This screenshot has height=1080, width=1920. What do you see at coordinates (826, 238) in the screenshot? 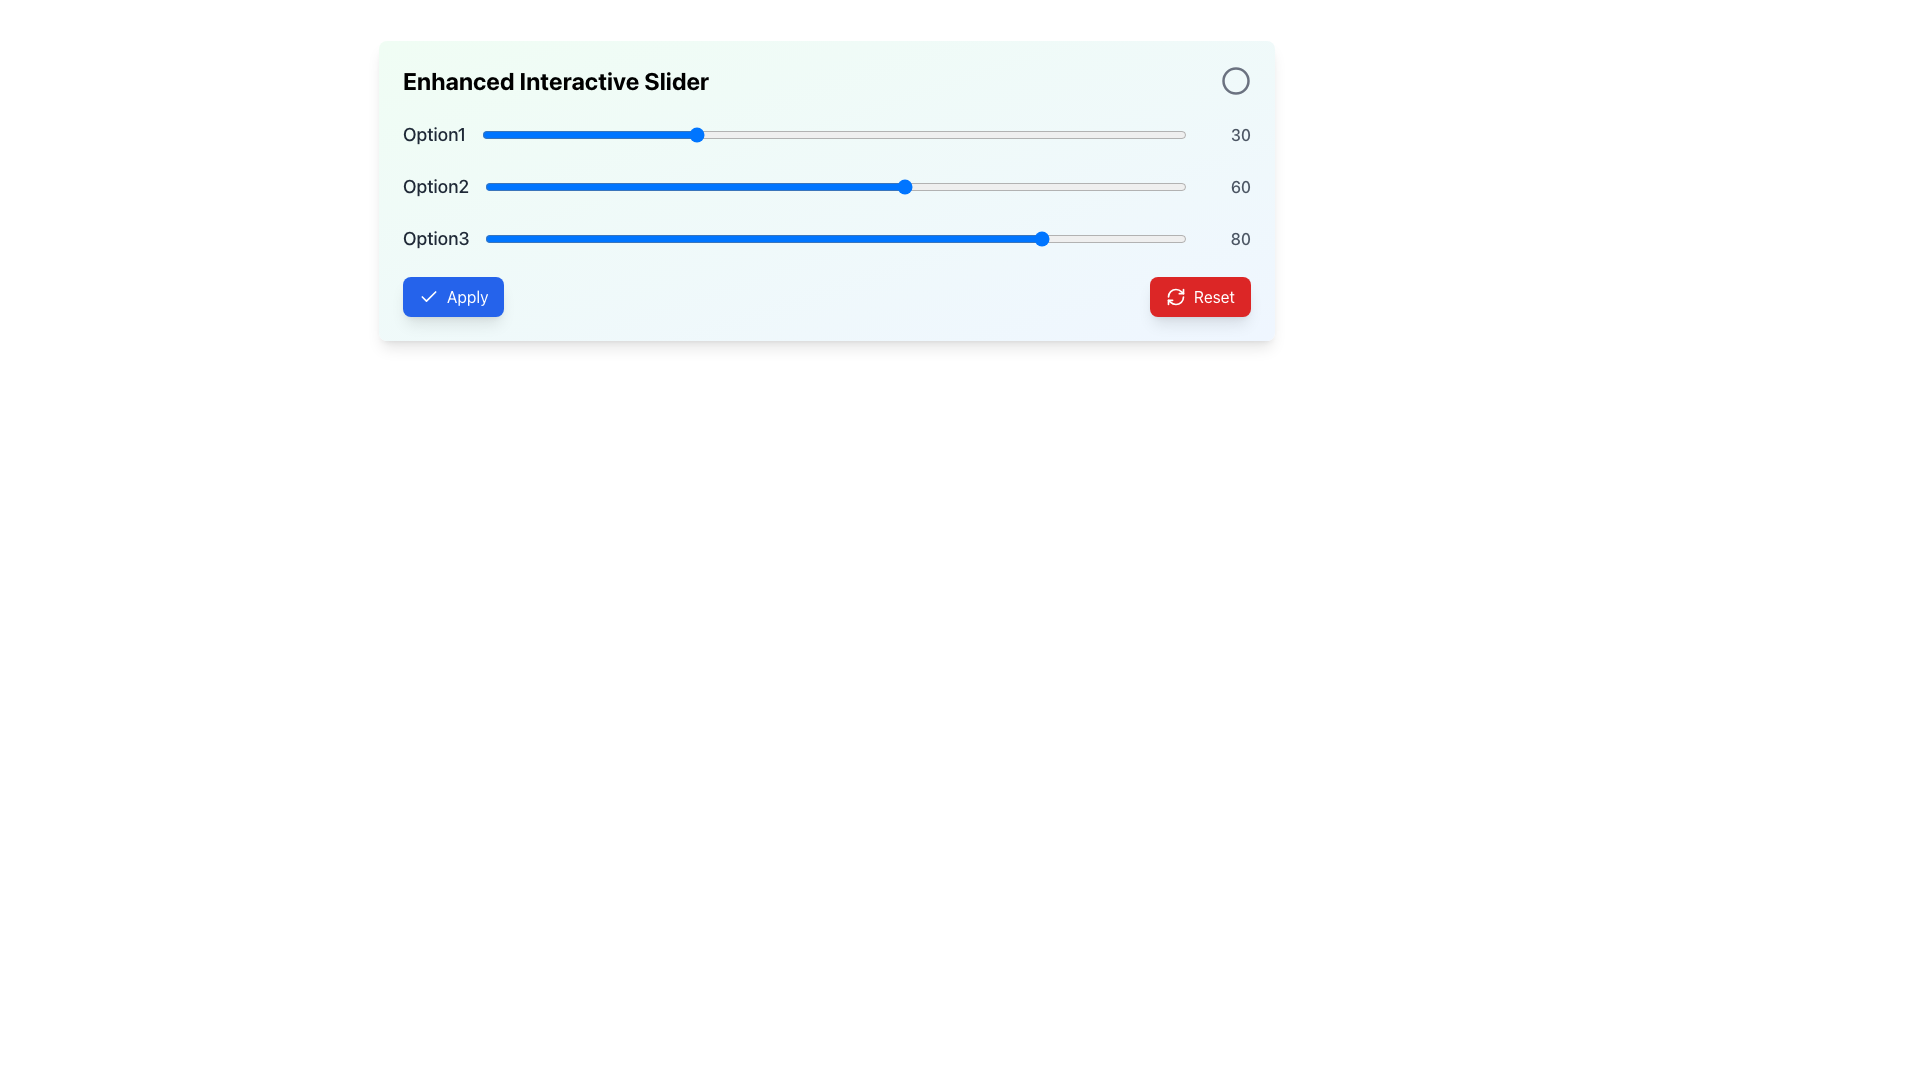
I see `the track of the 'Option3' slider component to set a specific value` at bounding box center [826, 238].